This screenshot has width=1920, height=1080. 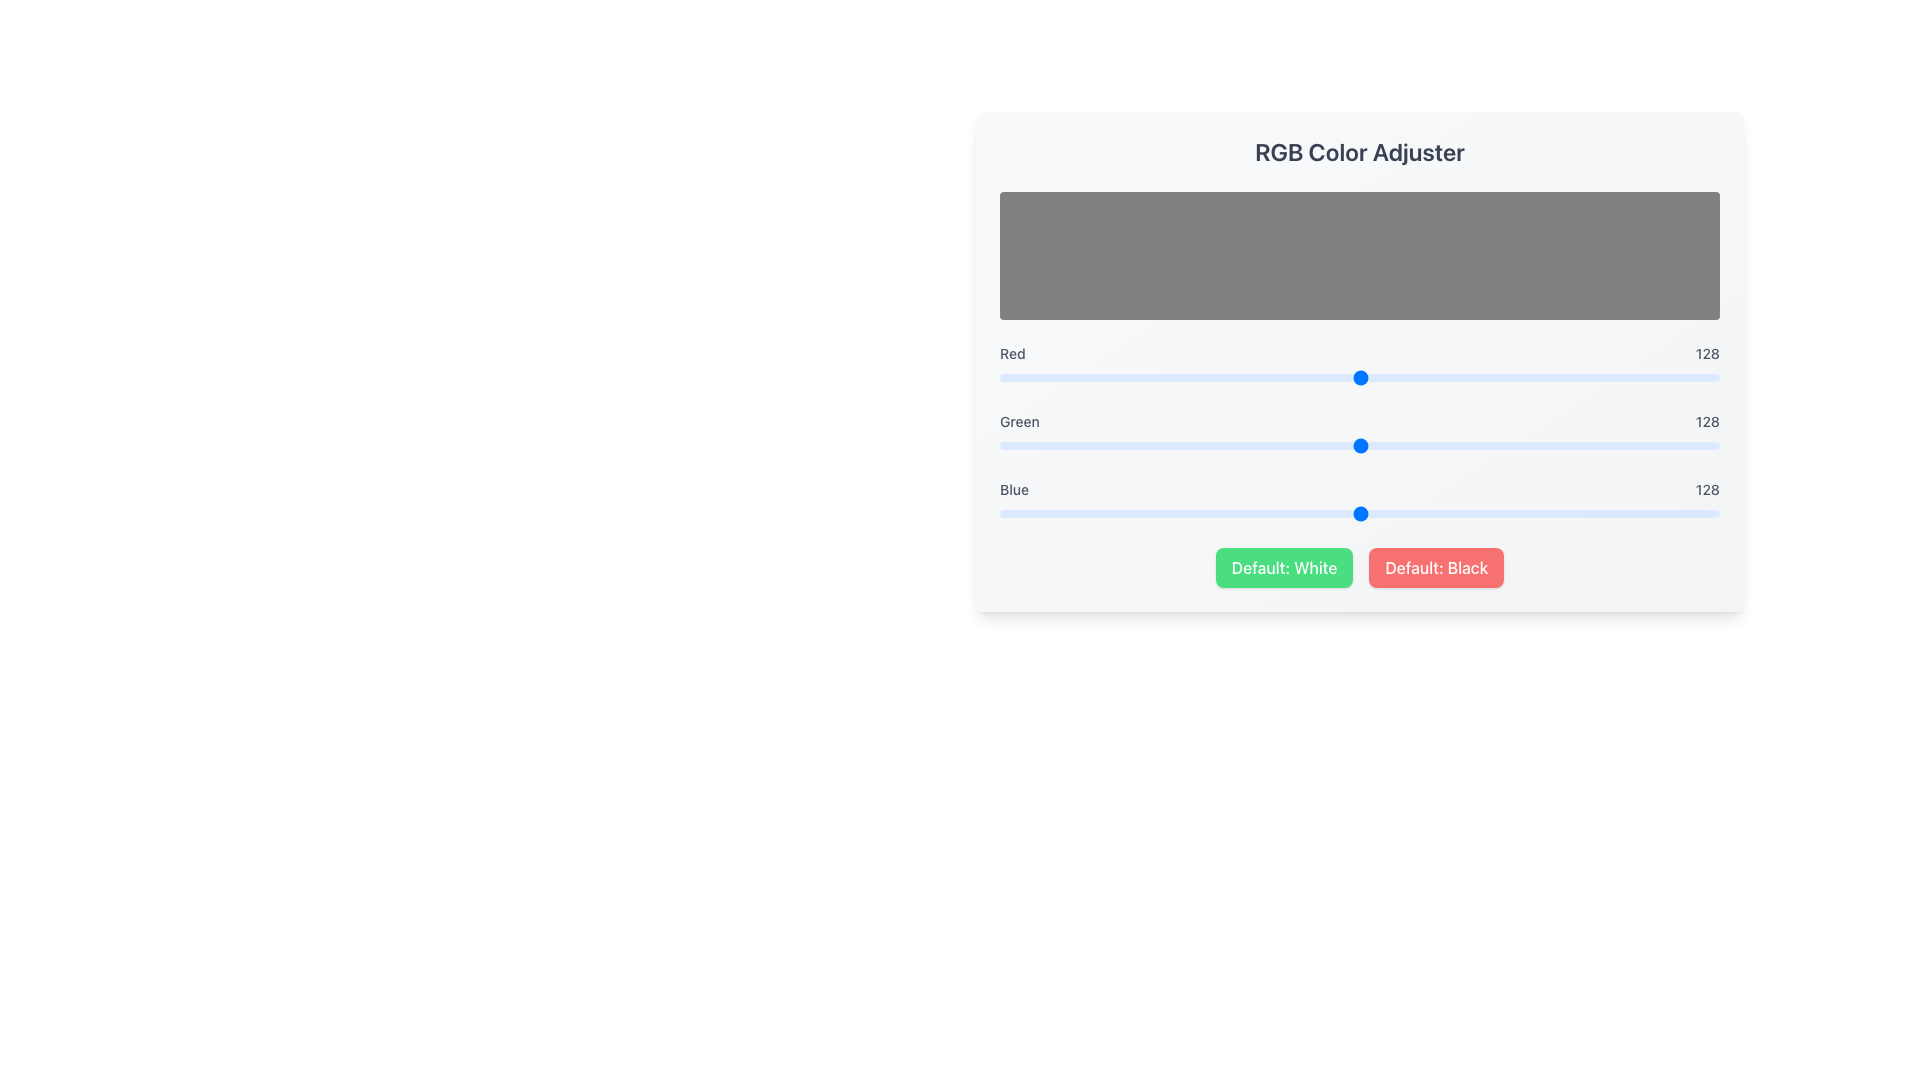 What do you see at coordinates (1143, 378) in the screenshot?
I see `the Red value` at bounding box center [1143, 378].